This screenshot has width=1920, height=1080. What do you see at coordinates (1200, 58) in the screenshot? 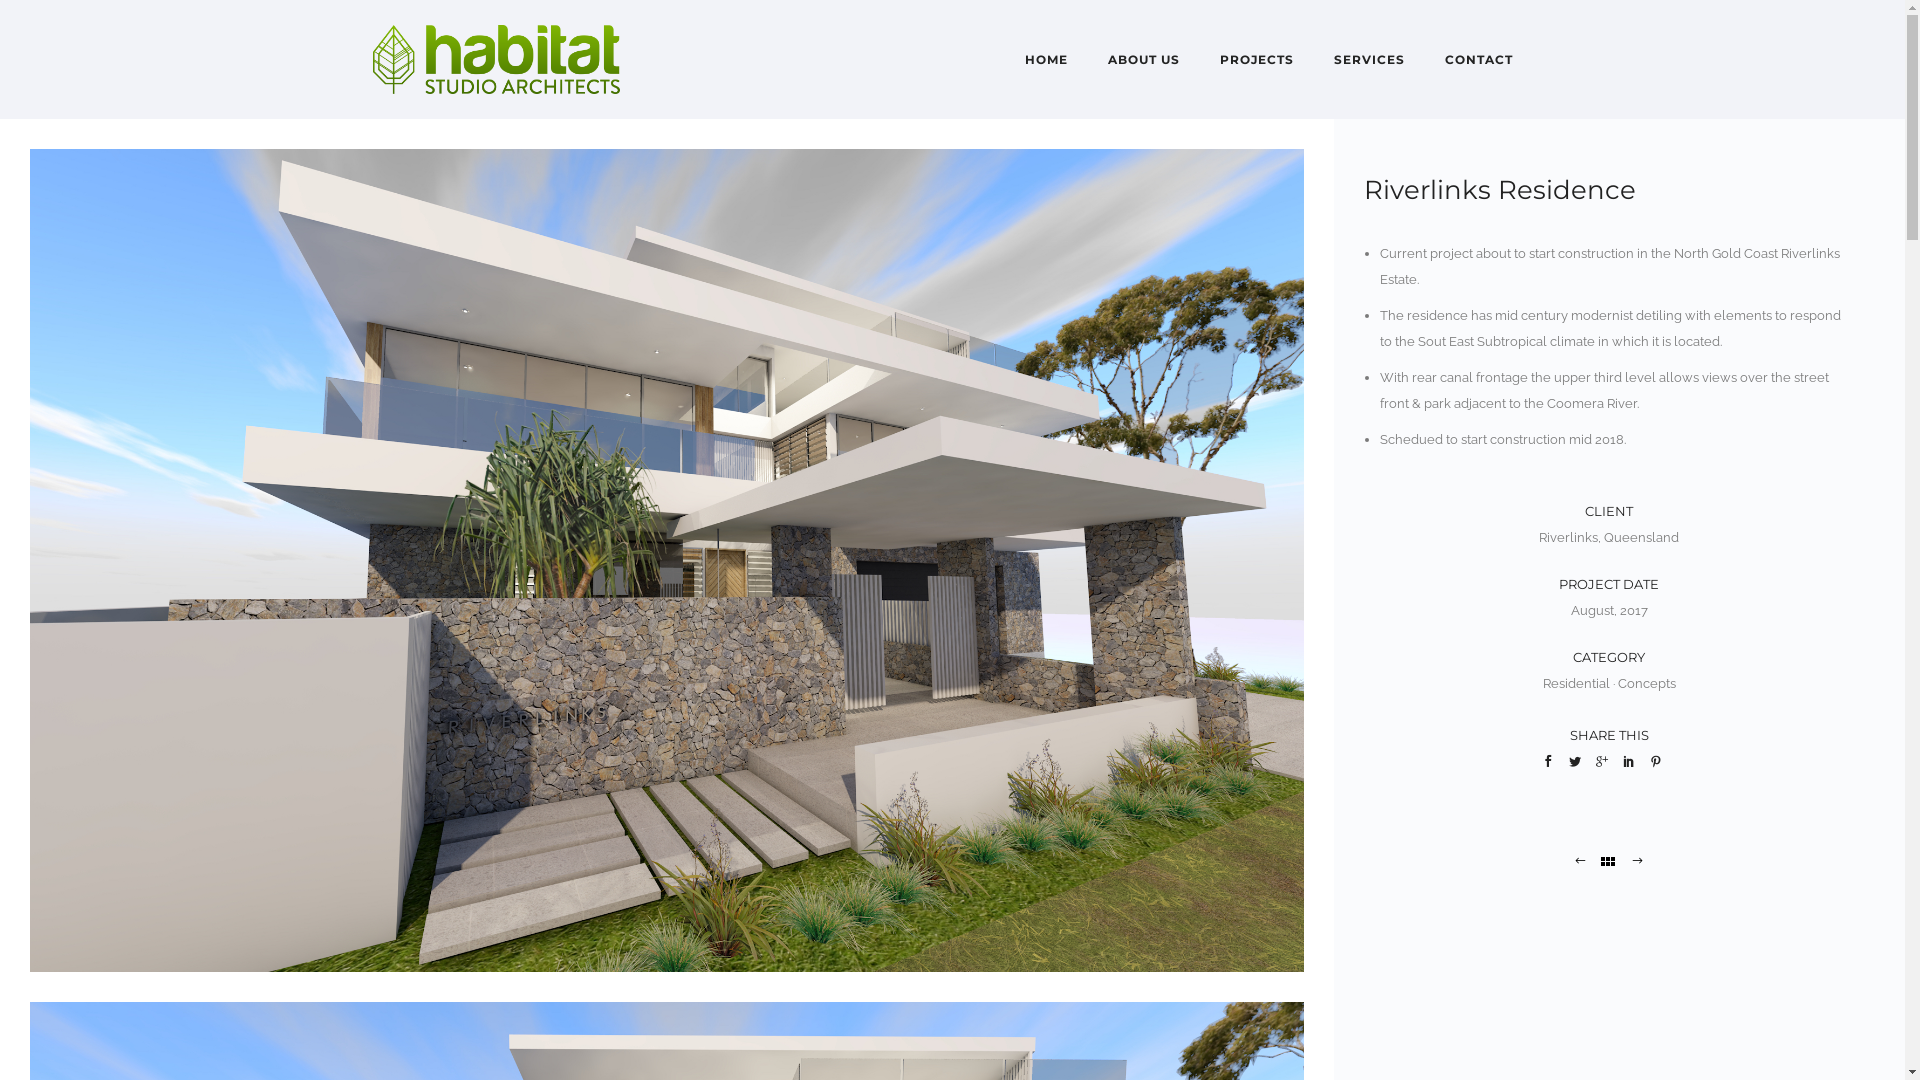
I see `'PROJECTS'` at bounding box center [1200, 58].